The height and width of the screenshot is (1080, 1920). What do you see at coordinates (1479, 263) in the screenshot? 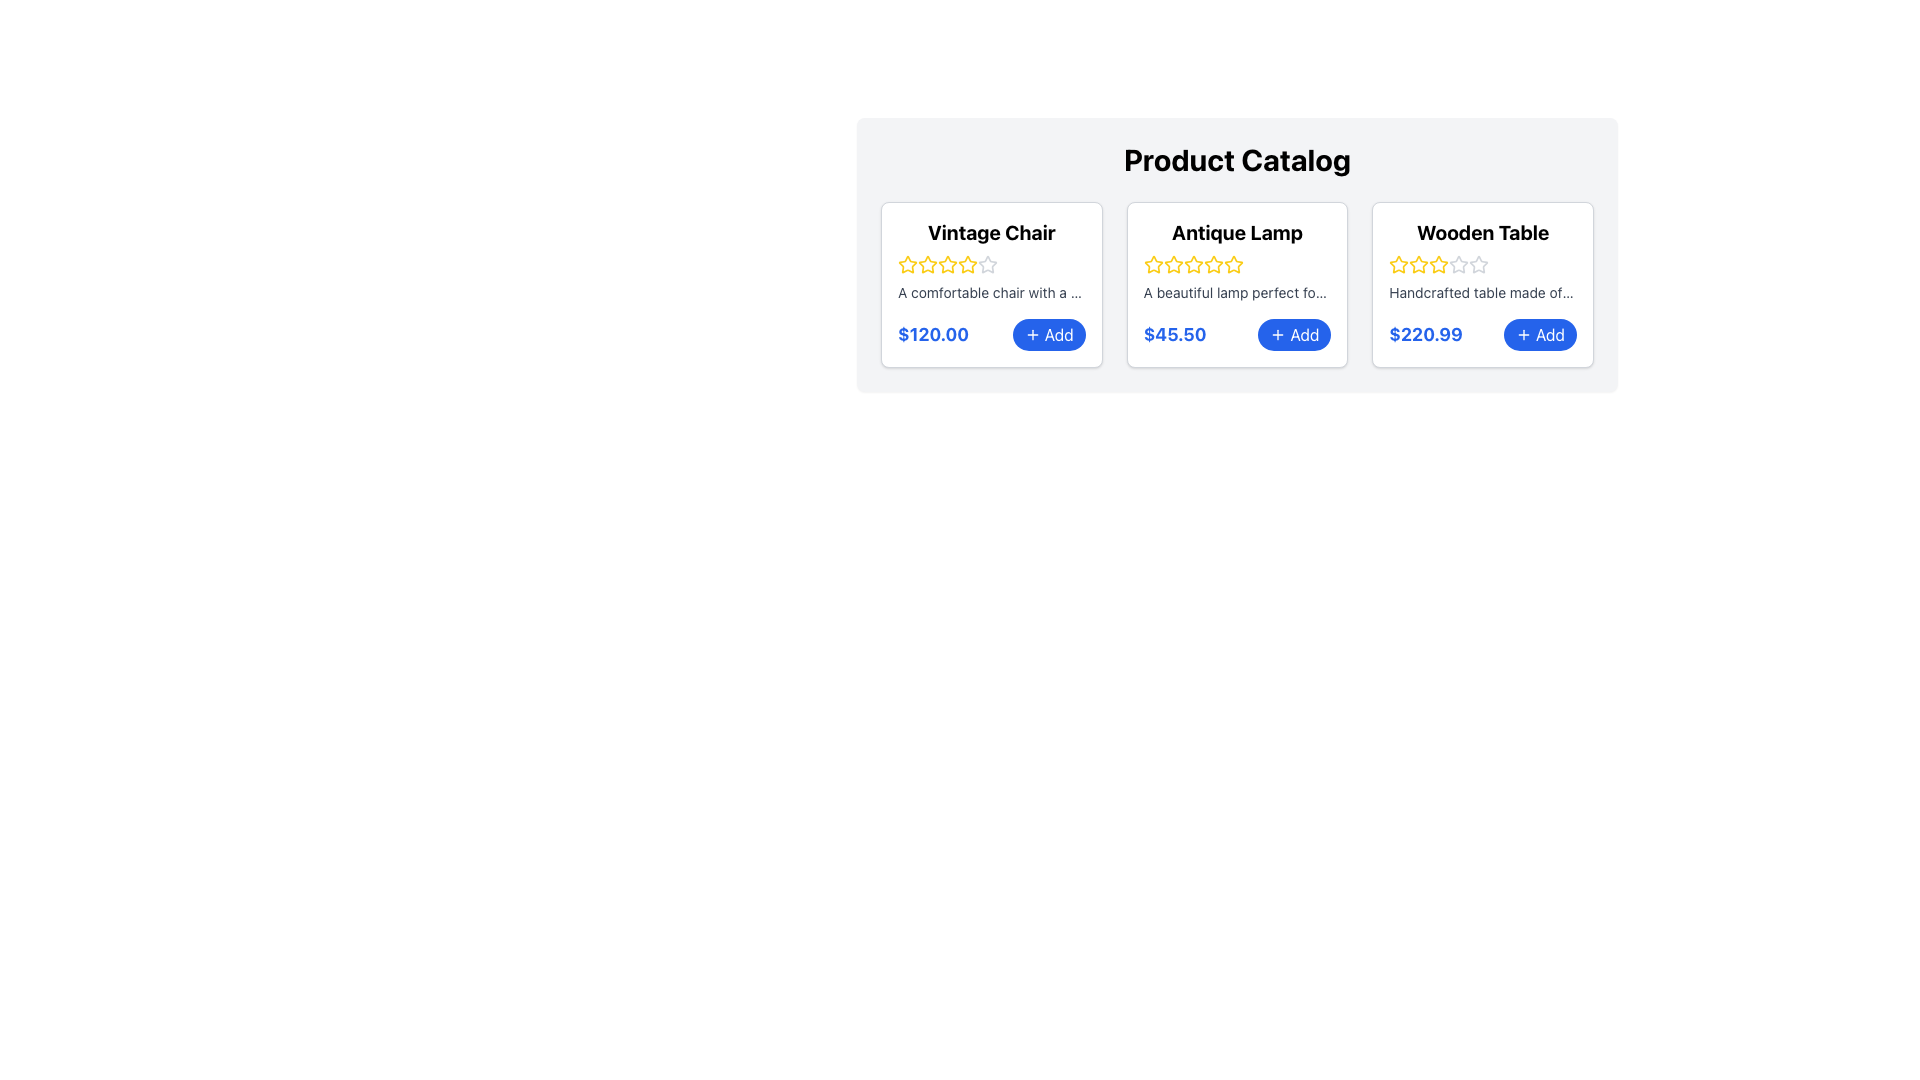
I see `the third star icon in the rating system for the 'Wooden Table' product in the Product Catalog` at bounding box center [1479, 263].